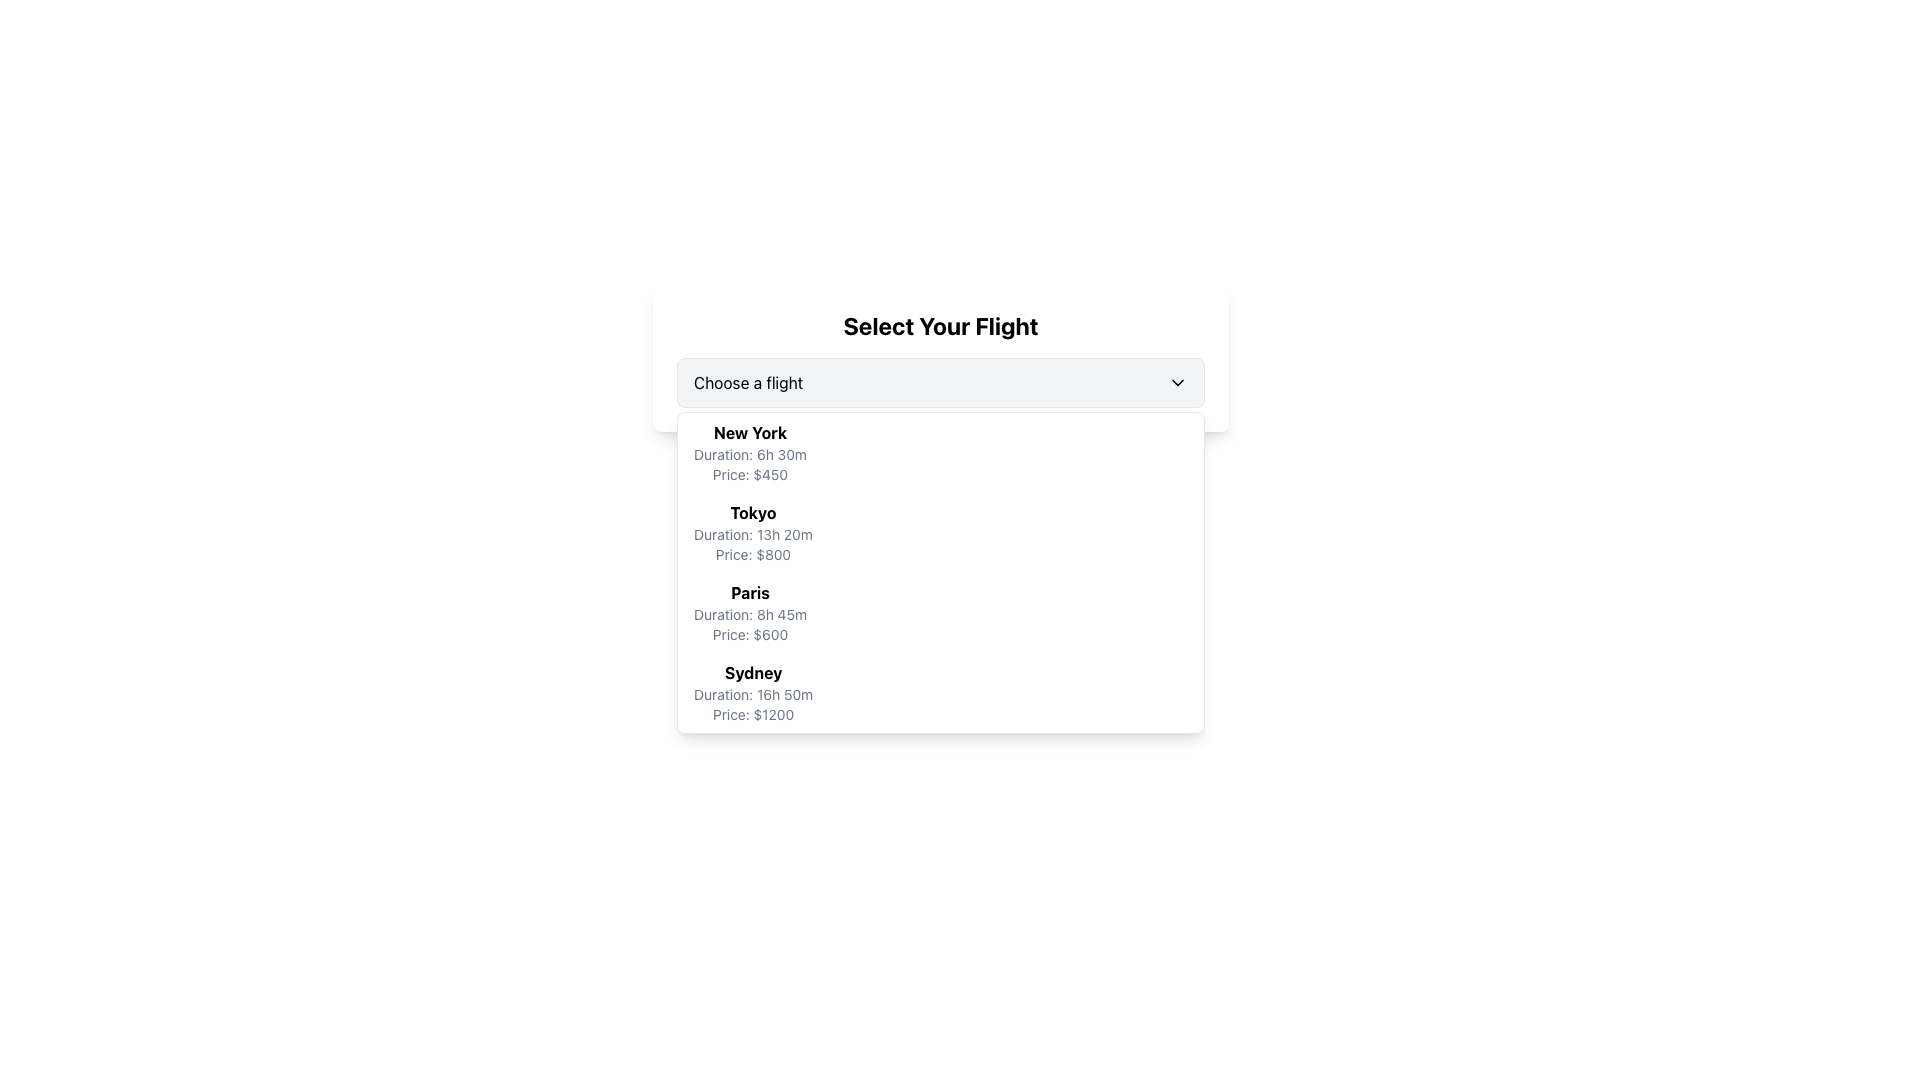 The height and width of the screenshot is (1080, 1920). I want to click on the static text displaying the price information for the Paris flight option, located below the 'Duration: 8h 45m' text in the dropdown menu, so click(749, 635).